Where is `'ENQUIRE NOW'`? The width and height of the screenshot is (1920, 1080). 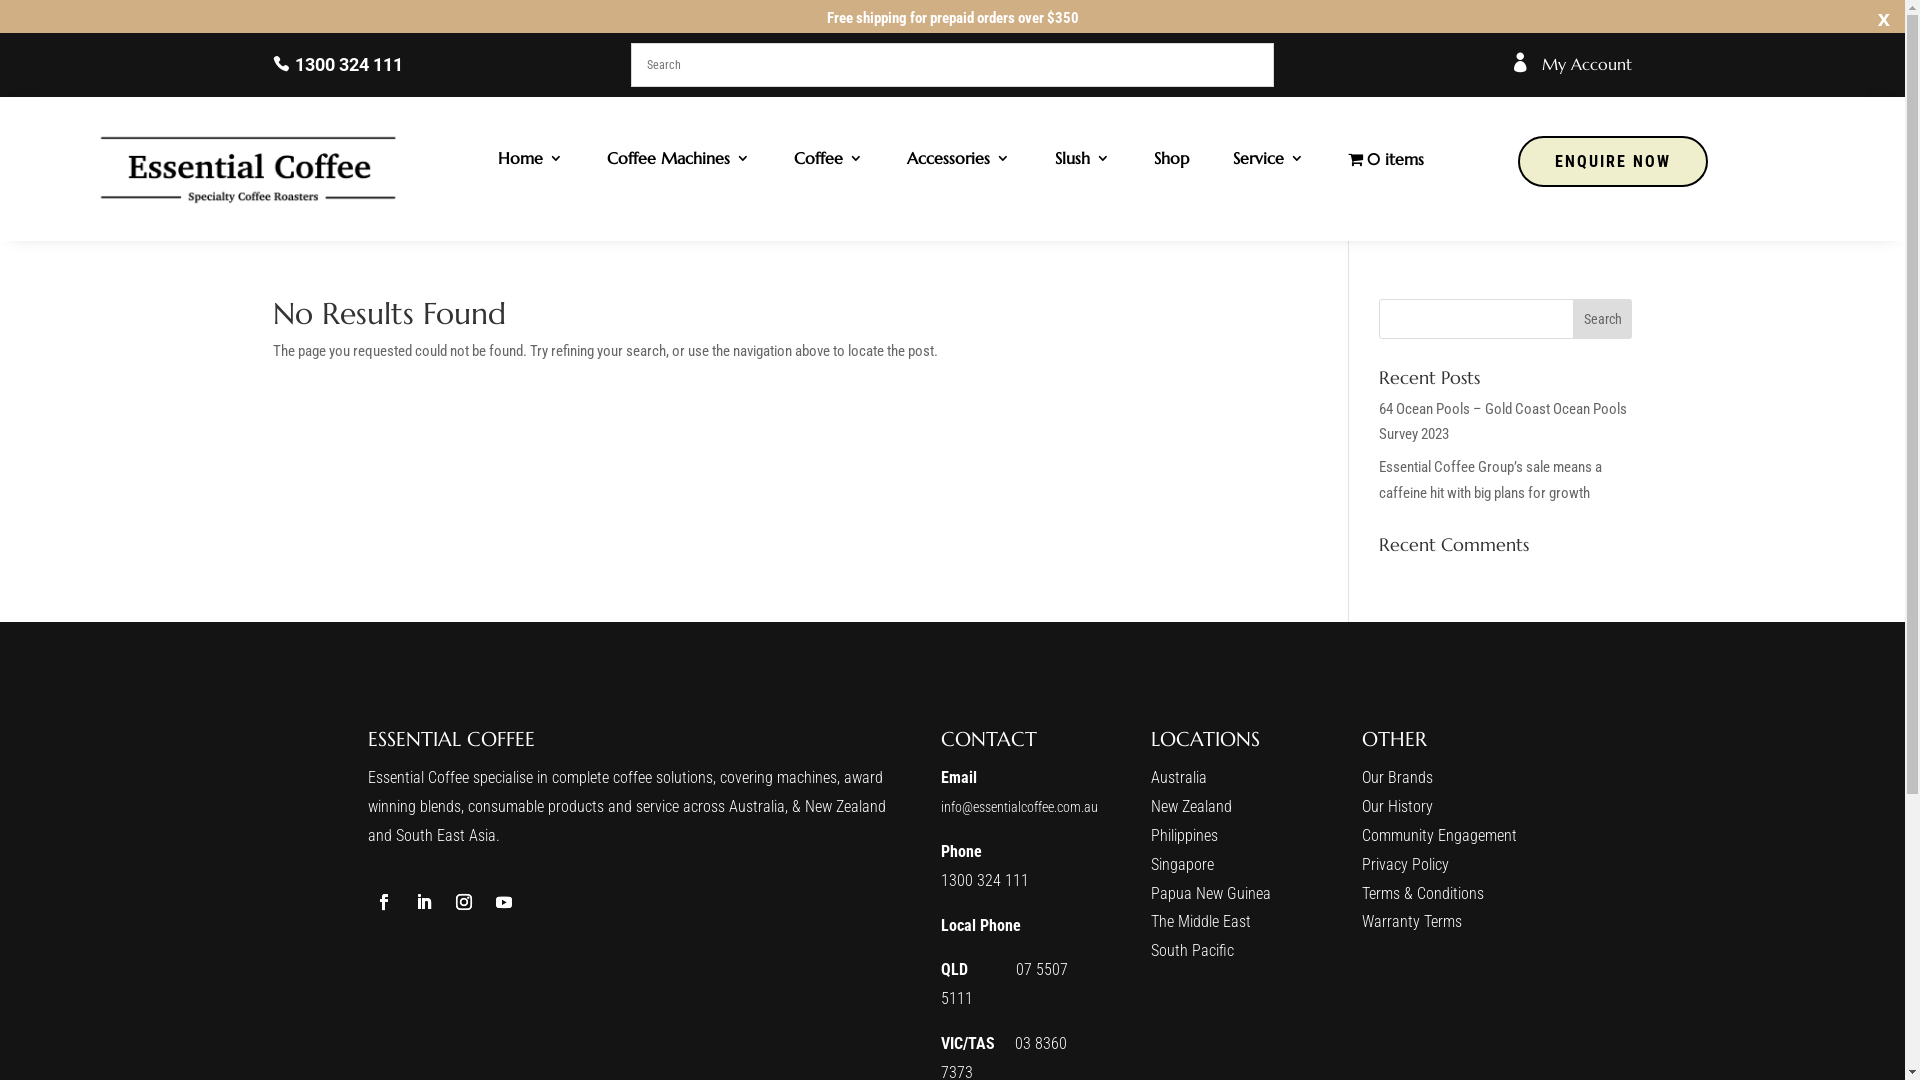 'ENQUIRE NOW' is located at coordinates (1612, 160).